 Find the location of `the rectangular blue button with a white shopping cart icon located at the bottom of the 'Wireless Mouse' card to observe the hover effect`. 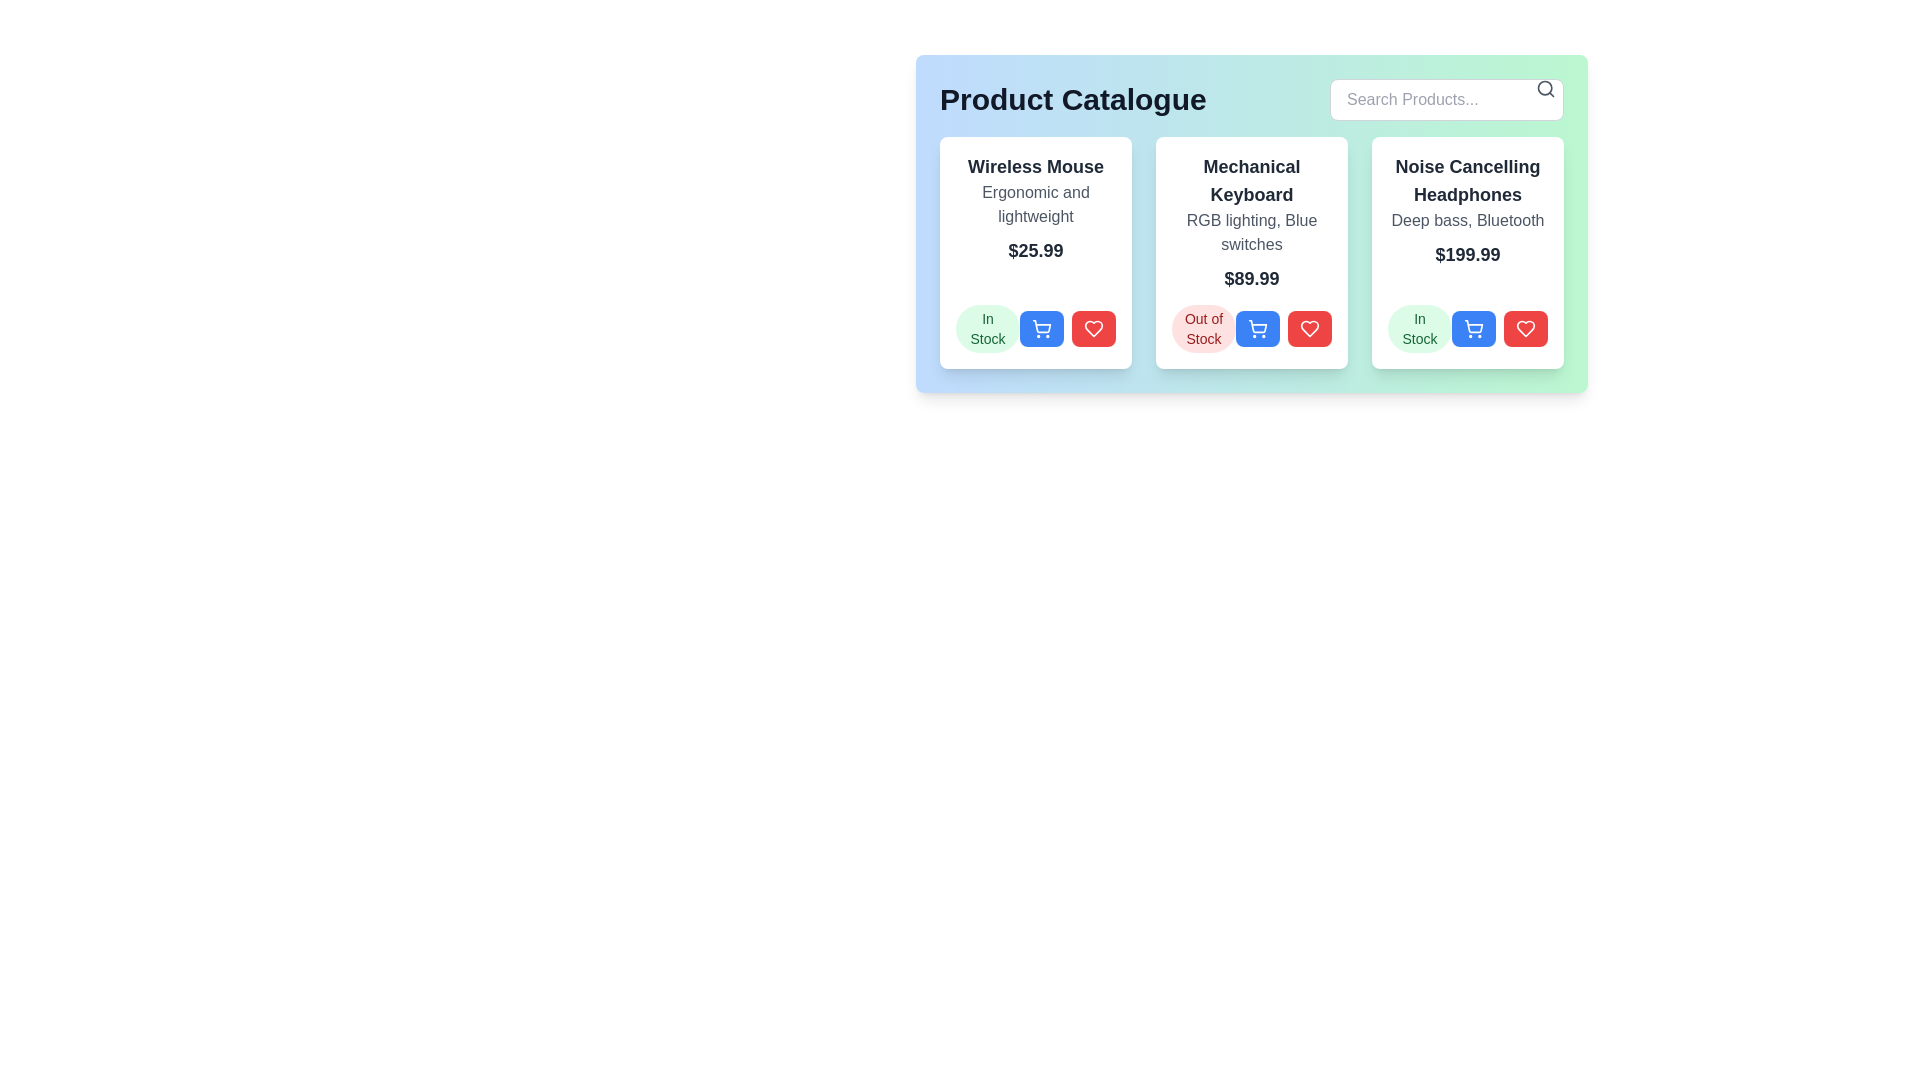

the rectangular blue button with a white shopping cart icon located at the bottom of the 'Wireless Mouse' card to observe the hover effect is located at coordinates (1040, 327).